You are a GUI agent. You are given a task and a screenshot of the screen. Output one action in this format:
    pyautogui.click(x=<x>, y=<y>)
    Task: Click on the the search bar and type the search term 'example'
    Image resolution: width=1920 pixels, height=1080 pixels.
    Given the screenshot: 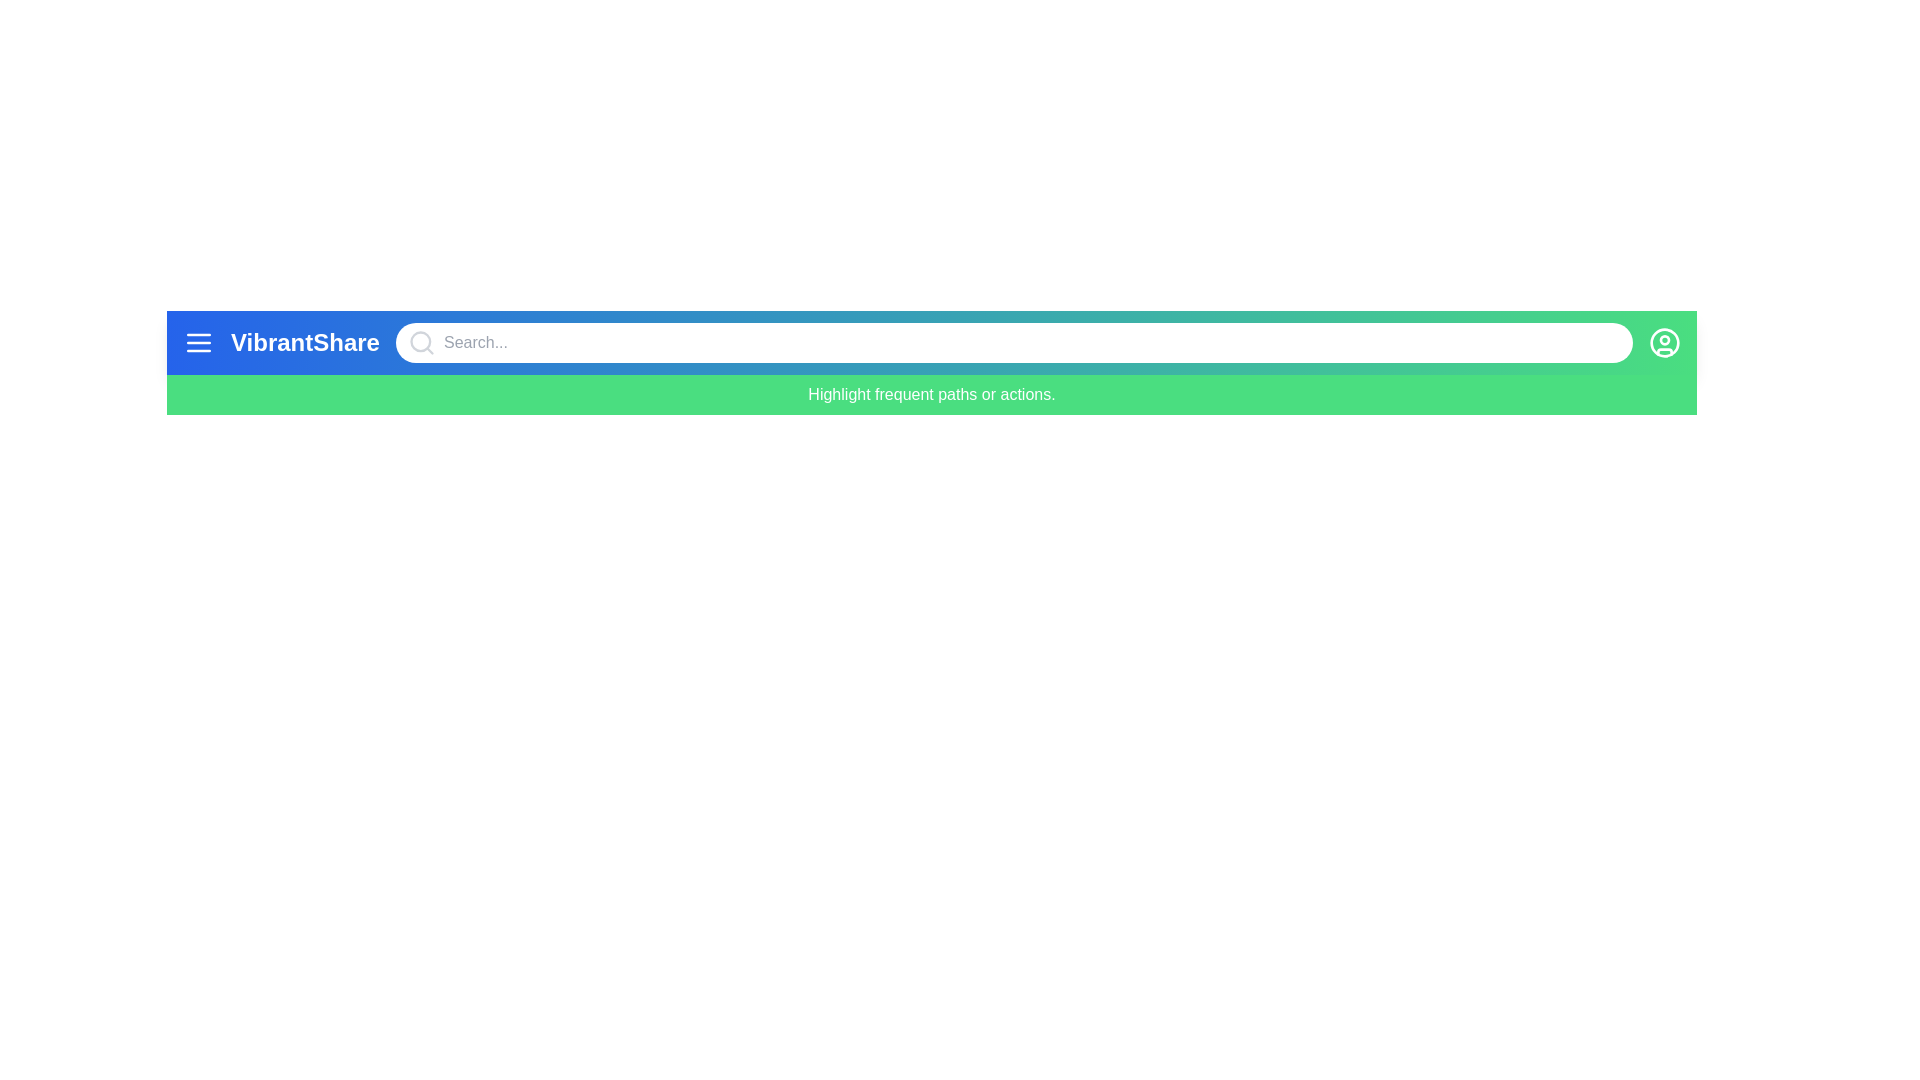 What is the action you would take?
    pyautogui.click(x=1013, y=342)
    